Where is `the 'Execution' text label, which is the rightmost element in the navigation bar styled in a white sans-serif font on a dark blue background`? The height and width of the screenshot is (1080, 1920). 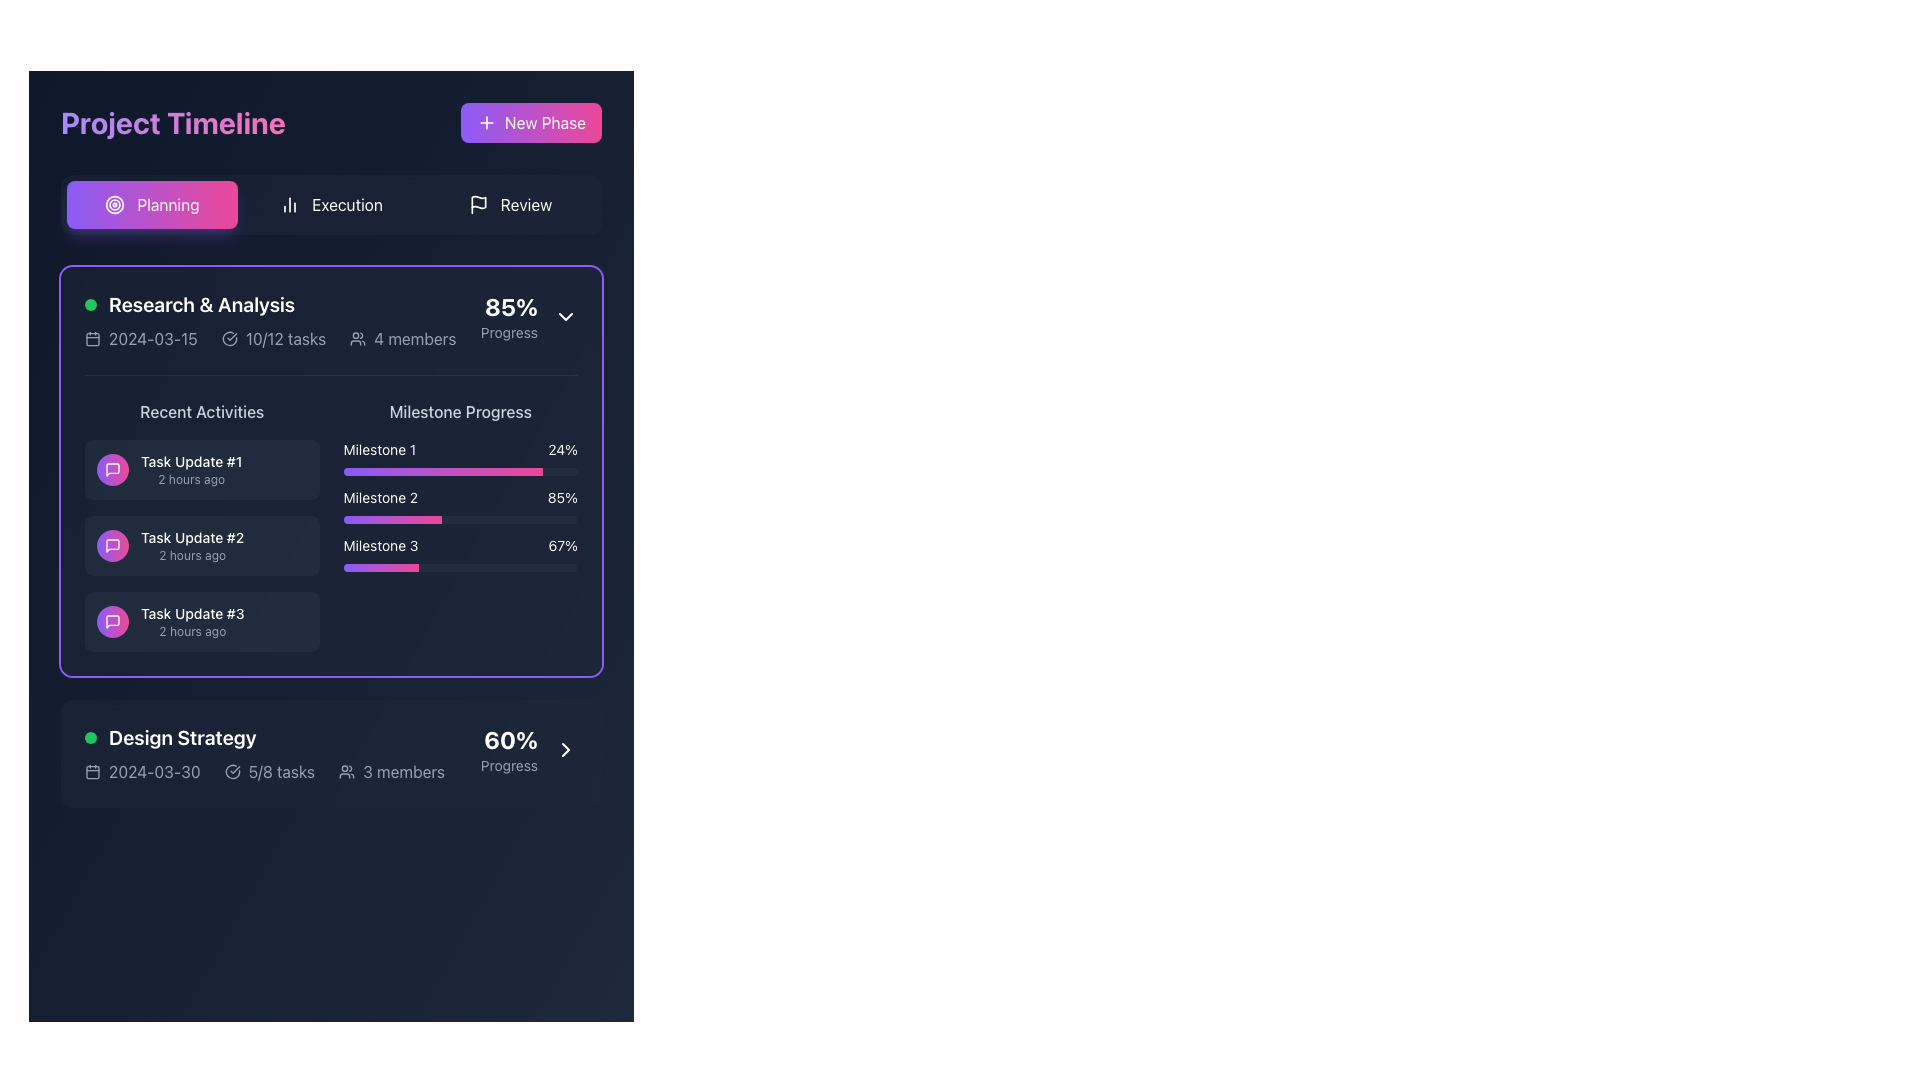 the 'Execution' text label, which is the rightmost element in the navigation bar styled in a white sans-serif font on a dark blue background is located at coordinates (347, 204).